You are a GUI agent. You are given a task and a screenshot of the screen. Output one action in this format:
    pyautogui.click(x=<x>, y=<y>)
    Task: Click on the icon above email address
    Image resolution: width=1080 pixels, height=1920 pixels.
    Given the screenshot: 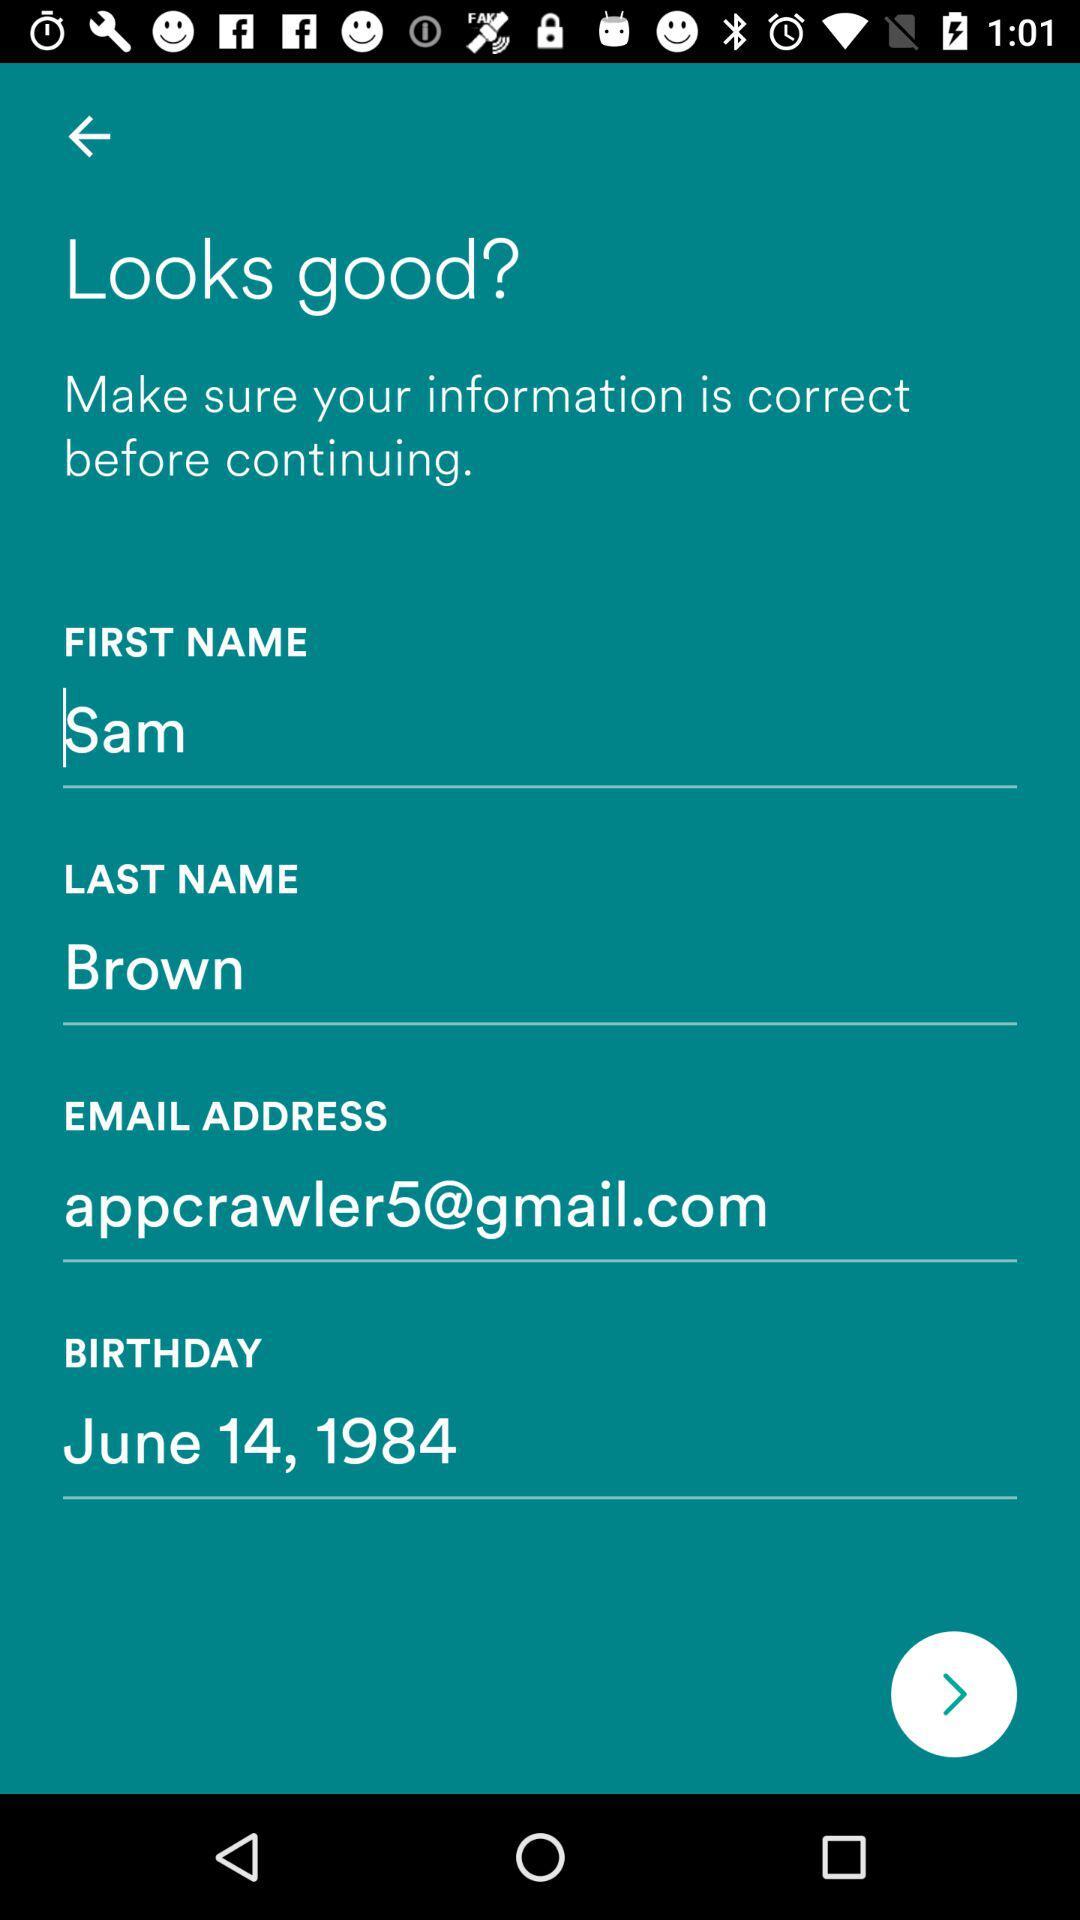 What is the action you would take?
    pyautogui.click(x=540, y=964)
    